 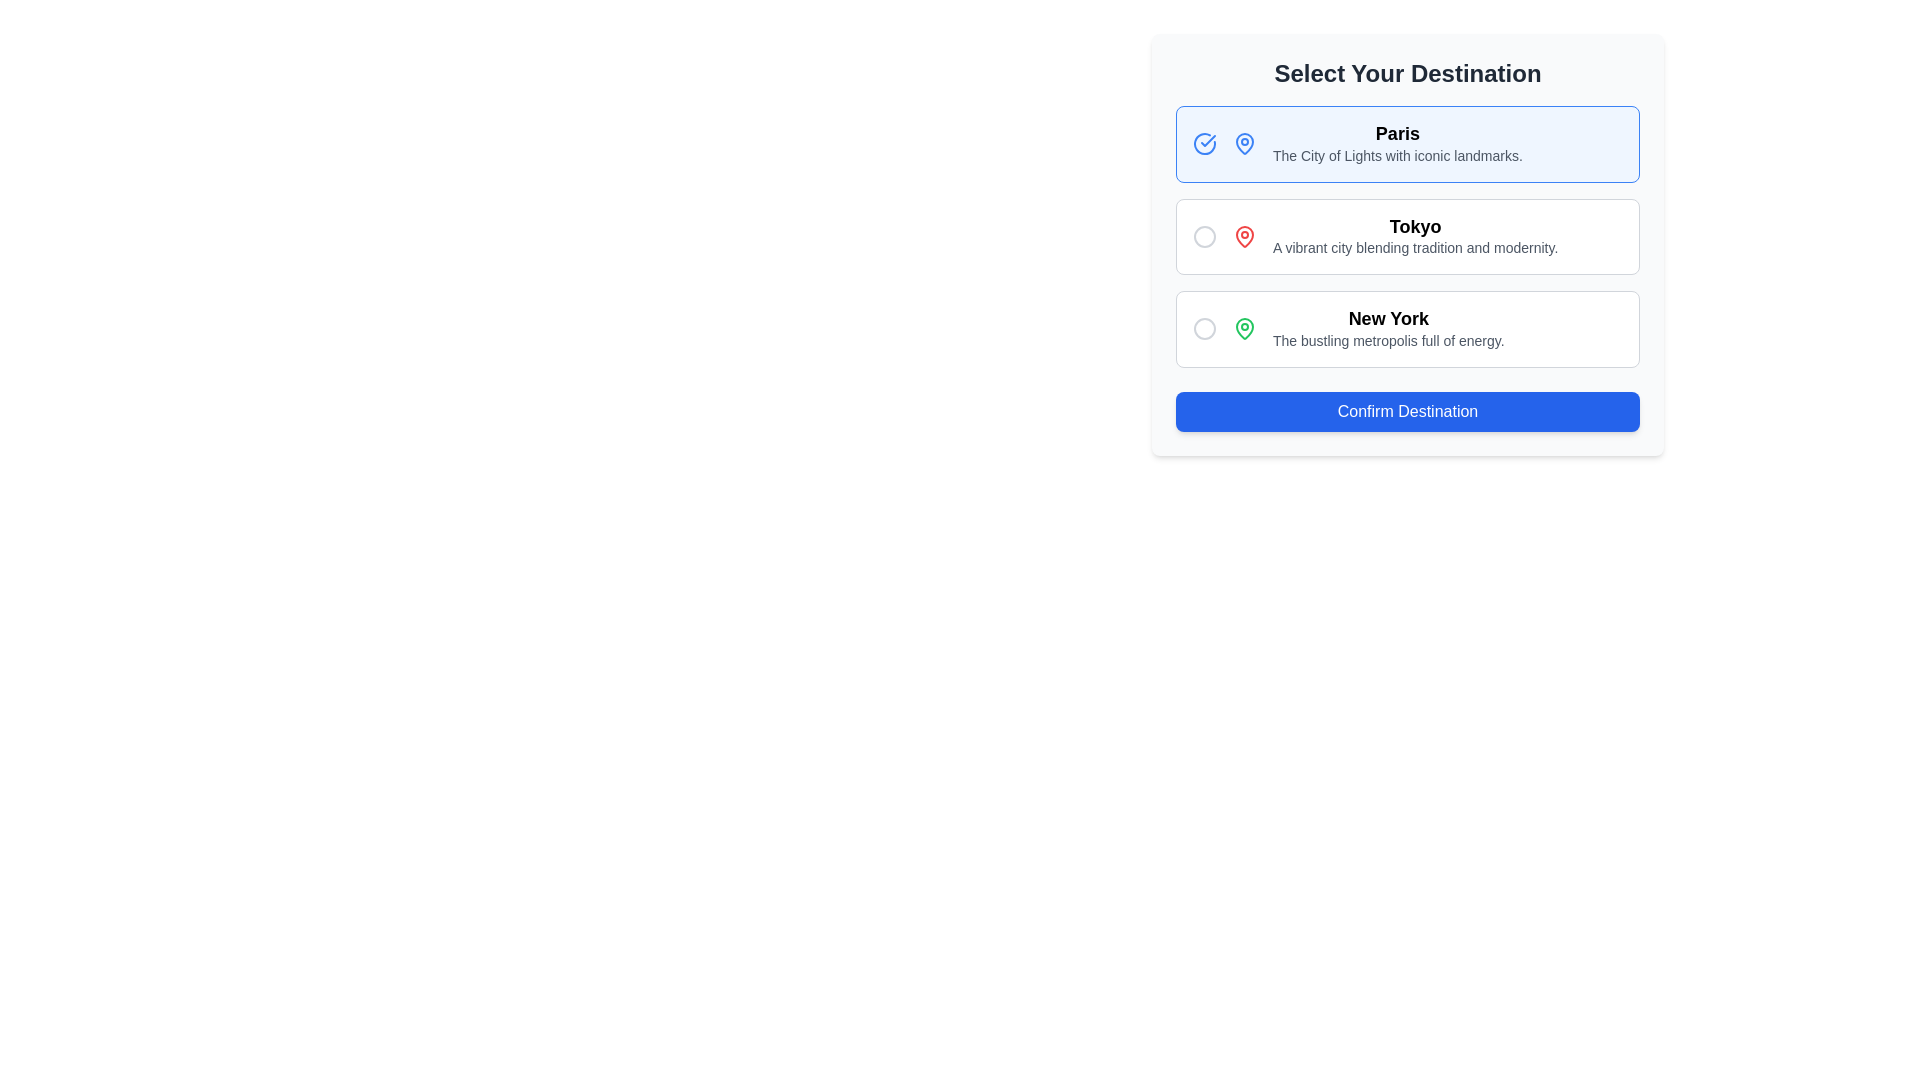 What do you see at coordinates (1396, 143) in the screenshot?
I see `the first item in the list, which is a label displaying 'Paris' in a bold font and a description below it` at bounding box center [1396, 143].